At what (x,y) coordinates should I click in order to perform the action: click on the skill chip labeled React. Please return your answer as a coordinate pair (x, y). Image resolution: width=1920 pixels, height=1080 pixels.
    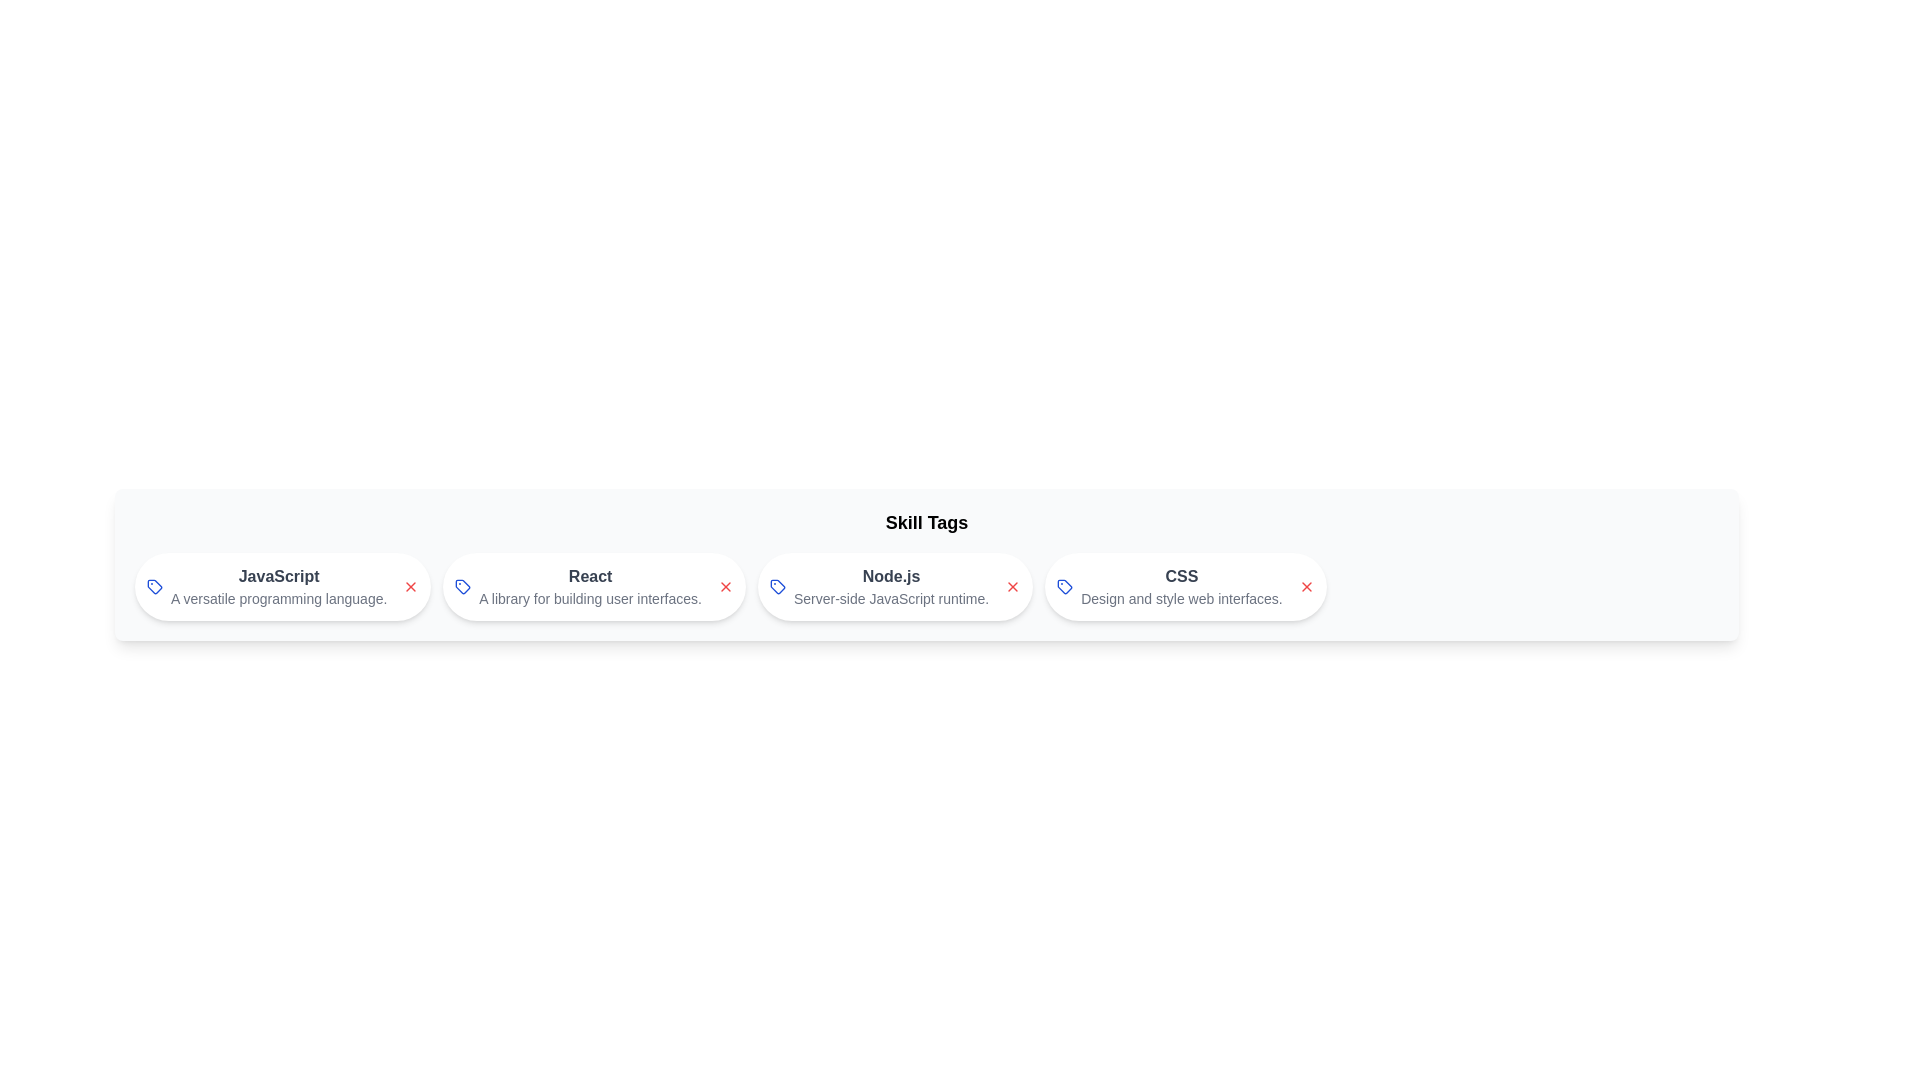
    Looking at the image, I should click on (593, 585).